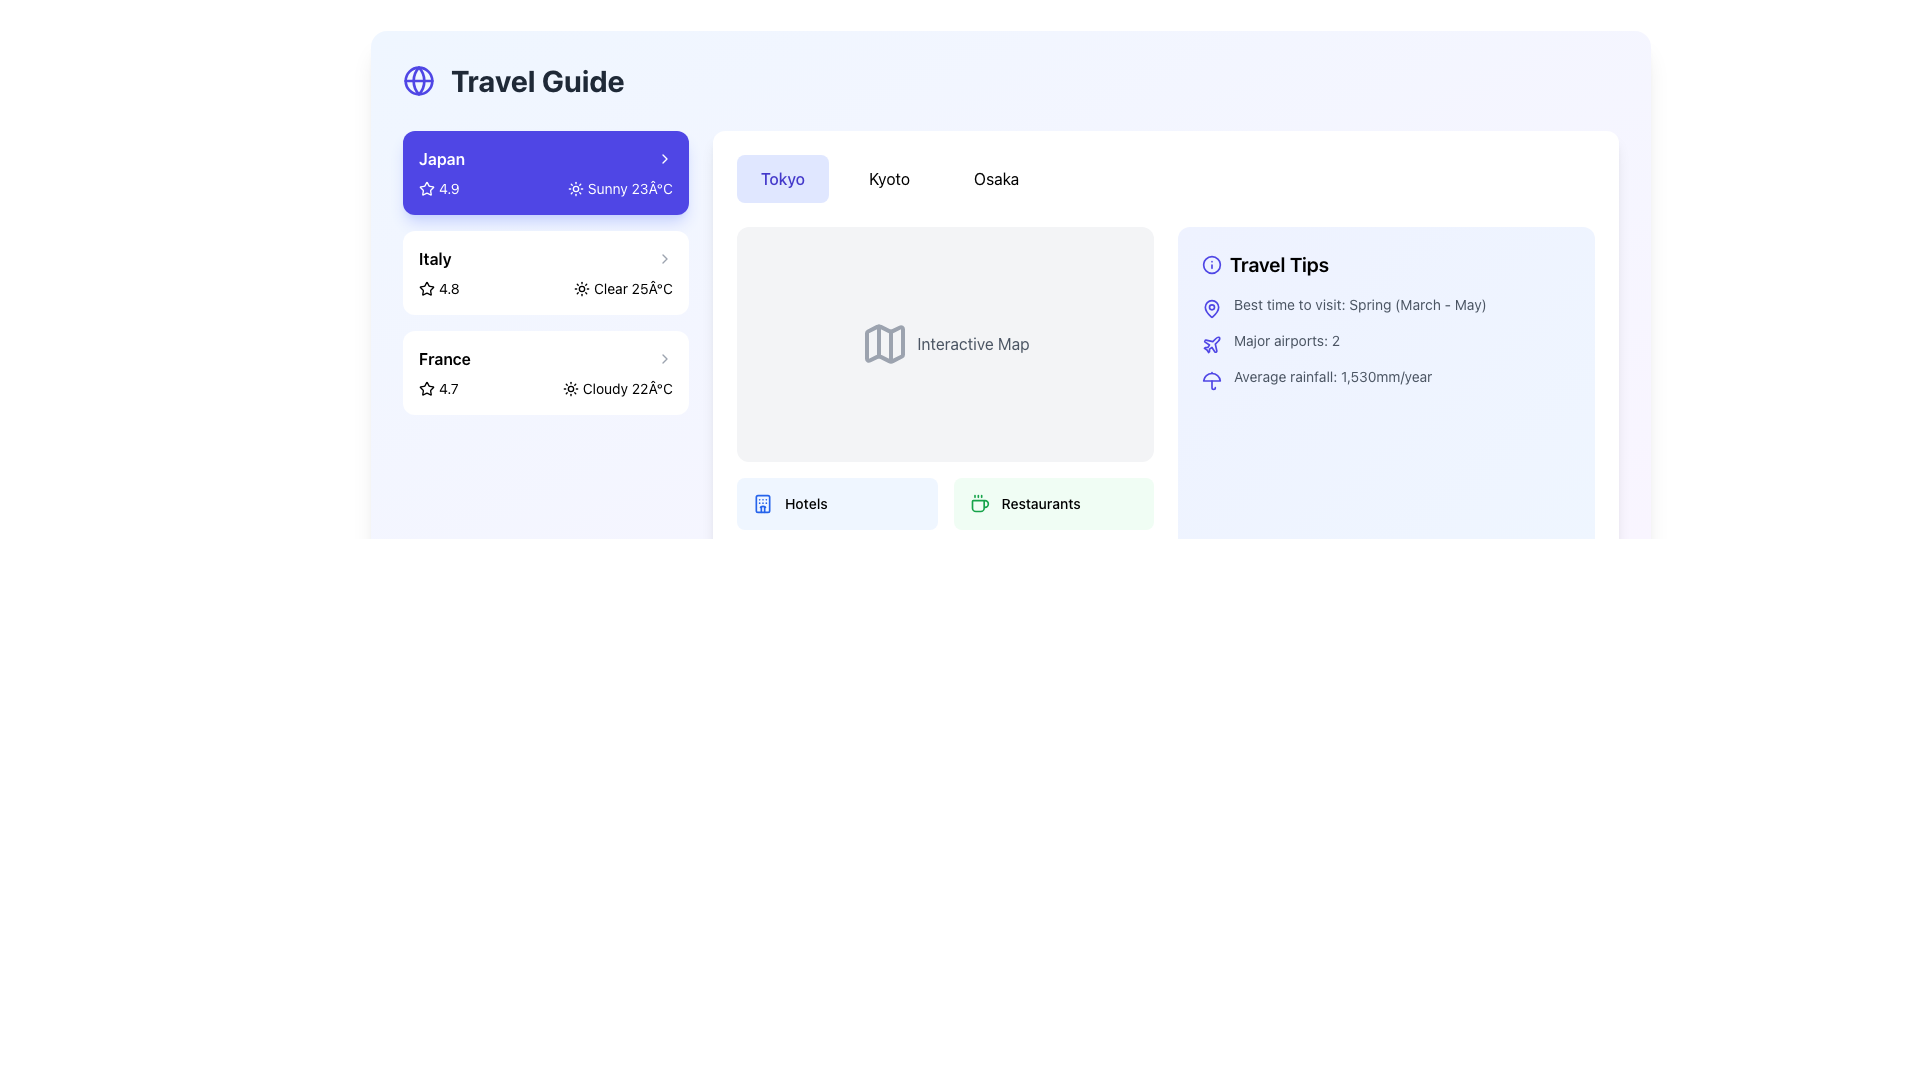 The width and height of the screenshot is (1920, 1080). I want to click on the map icon located in the 'Interactive Map' pane, which is positioned above the text label 'Interactive Map', so click(884, 343).